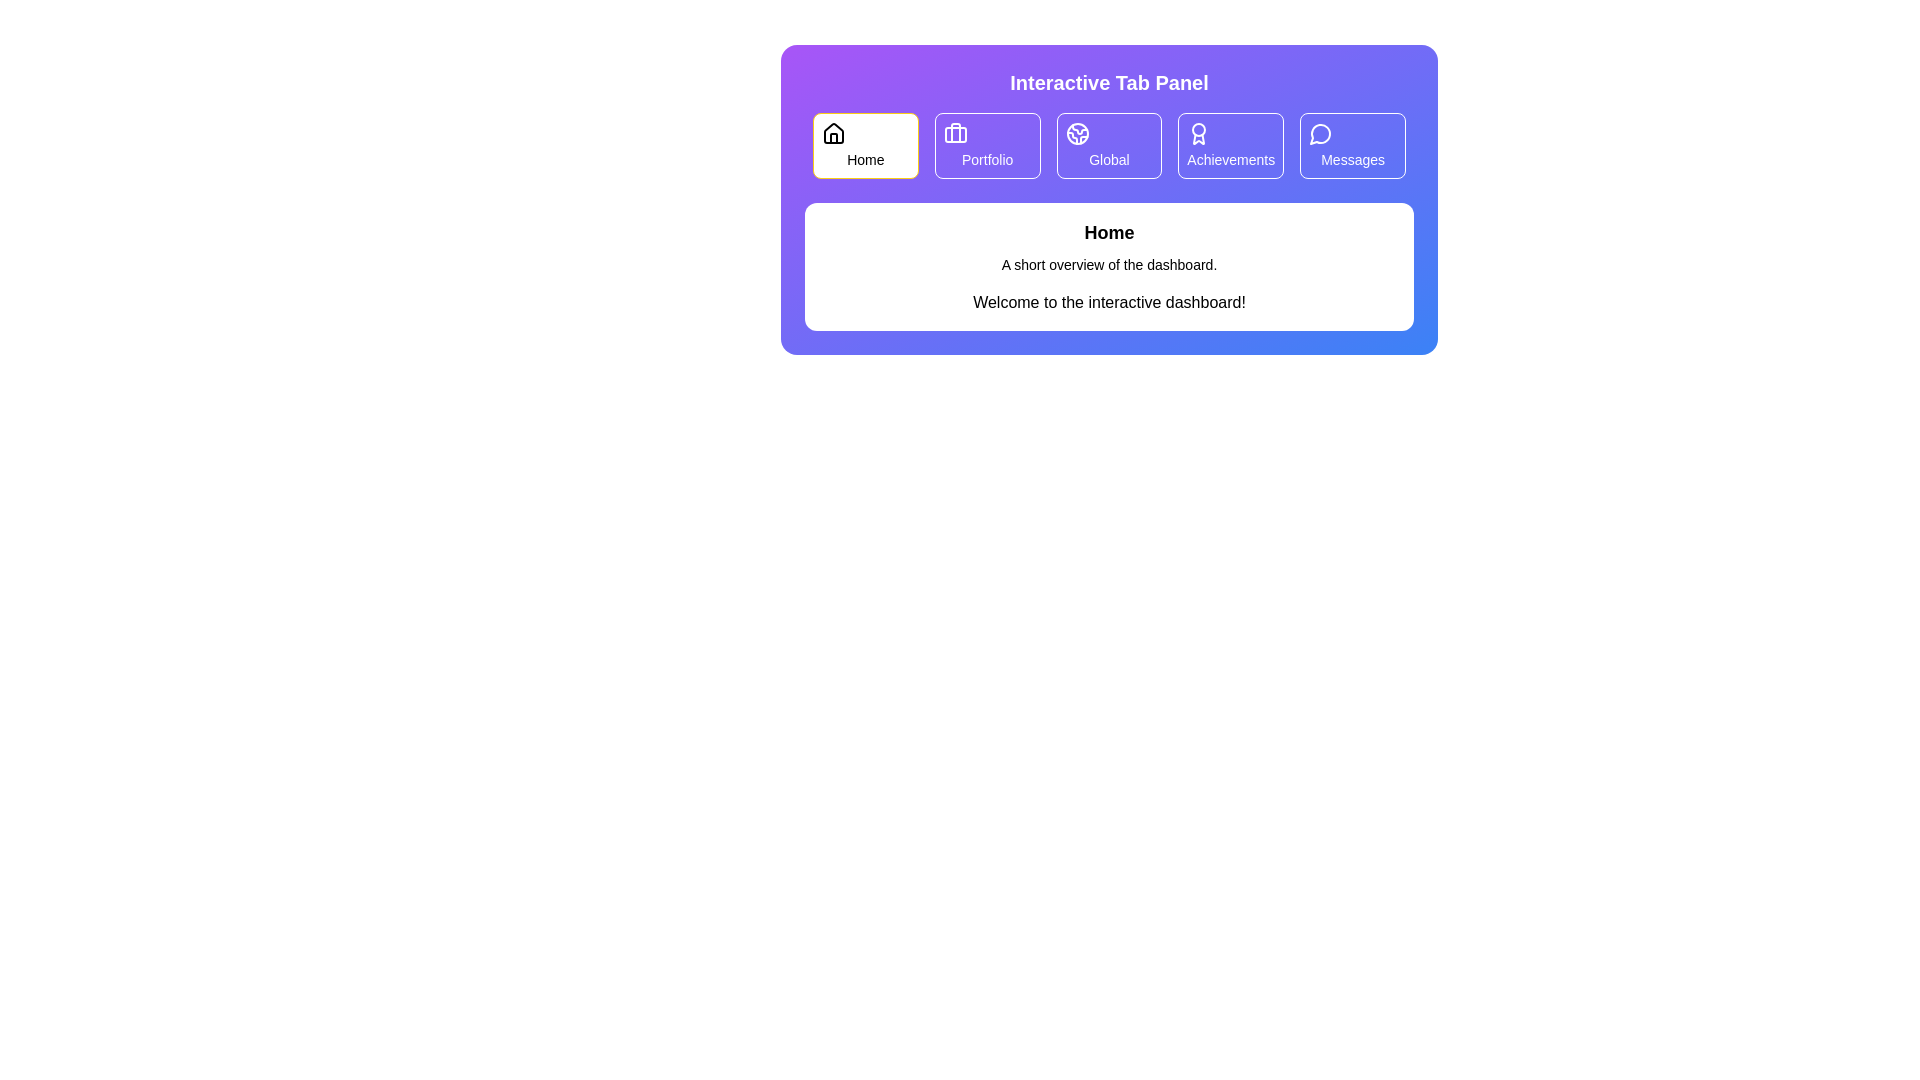 The width and height of the screenshot is (1920, 1080). Describe the element at coordinates (1353, 158) in the screenshot. I see `label text for the 'Messages' navigation button located in the header section, positioned below the speech-bubble icon` at that location.